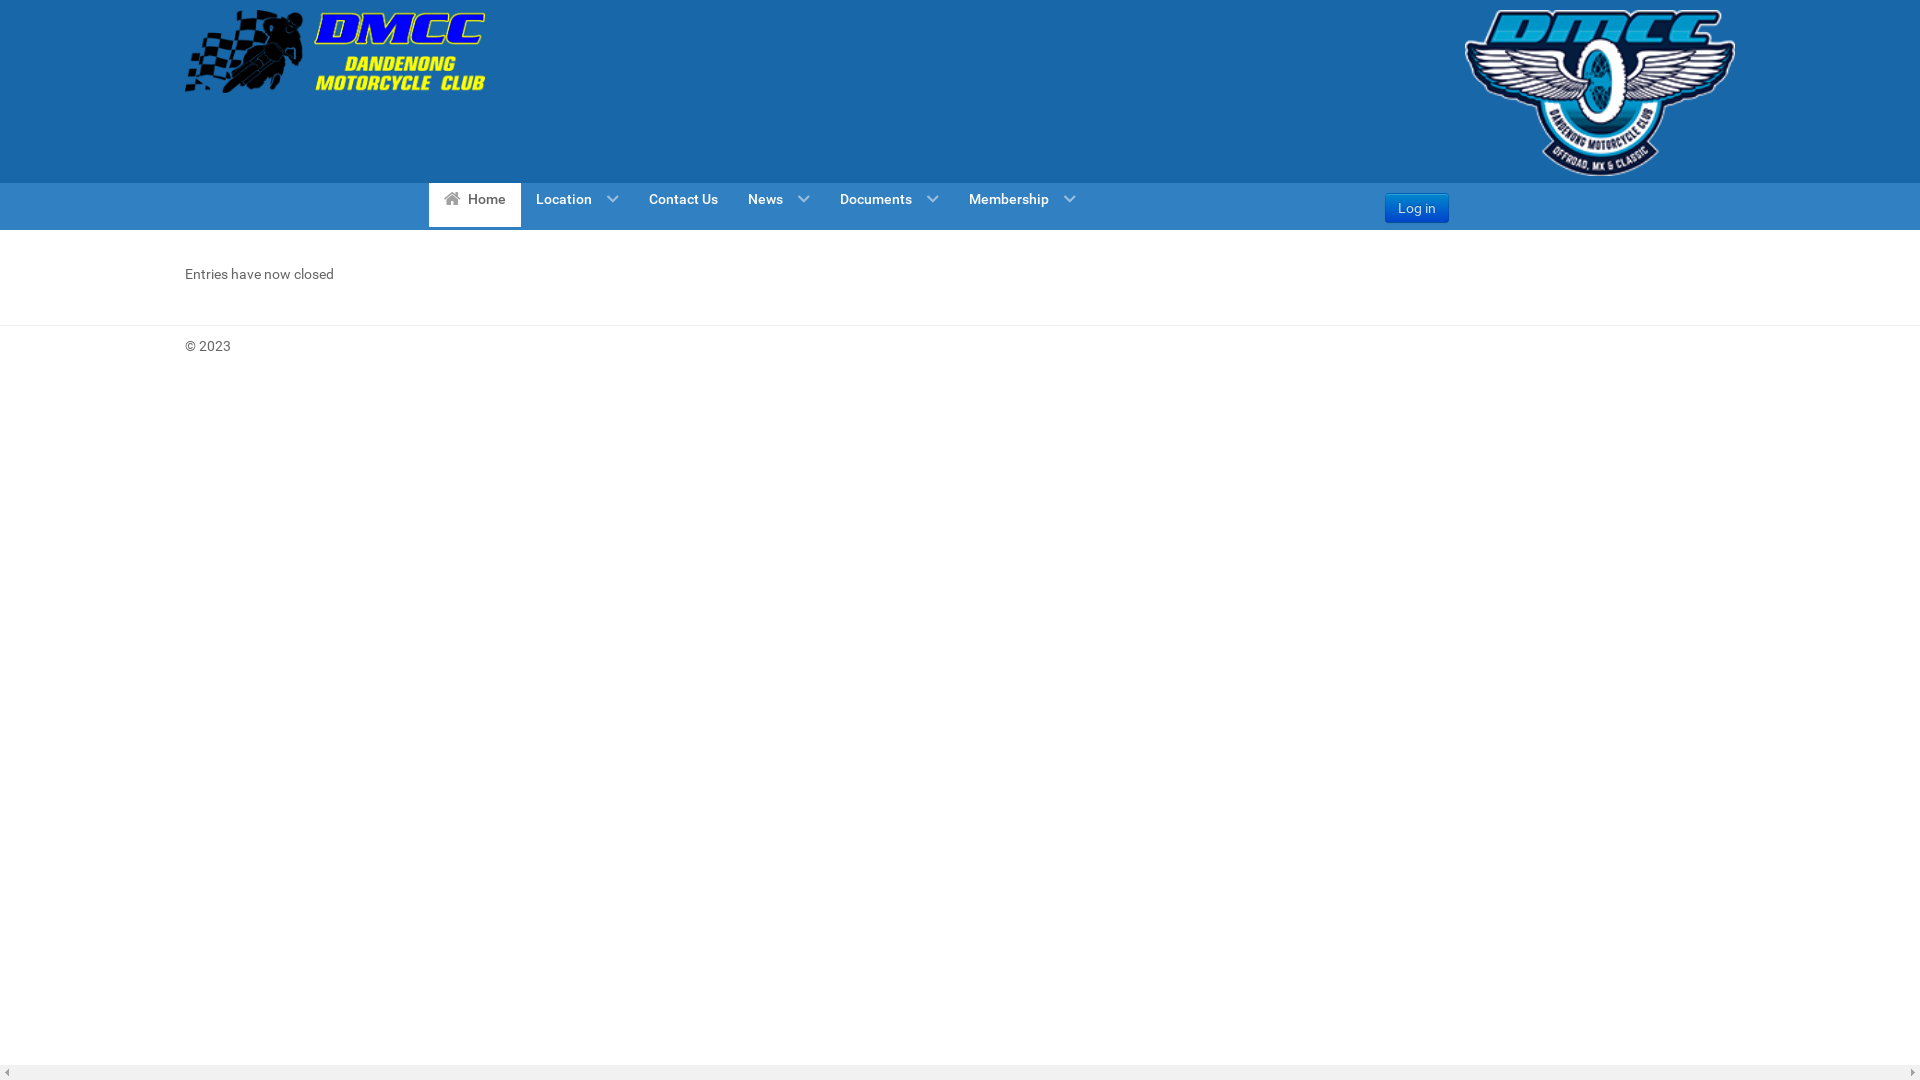 This screenshot has height=1080, width=1920. I want to click on 'Home', so click(473, 197).